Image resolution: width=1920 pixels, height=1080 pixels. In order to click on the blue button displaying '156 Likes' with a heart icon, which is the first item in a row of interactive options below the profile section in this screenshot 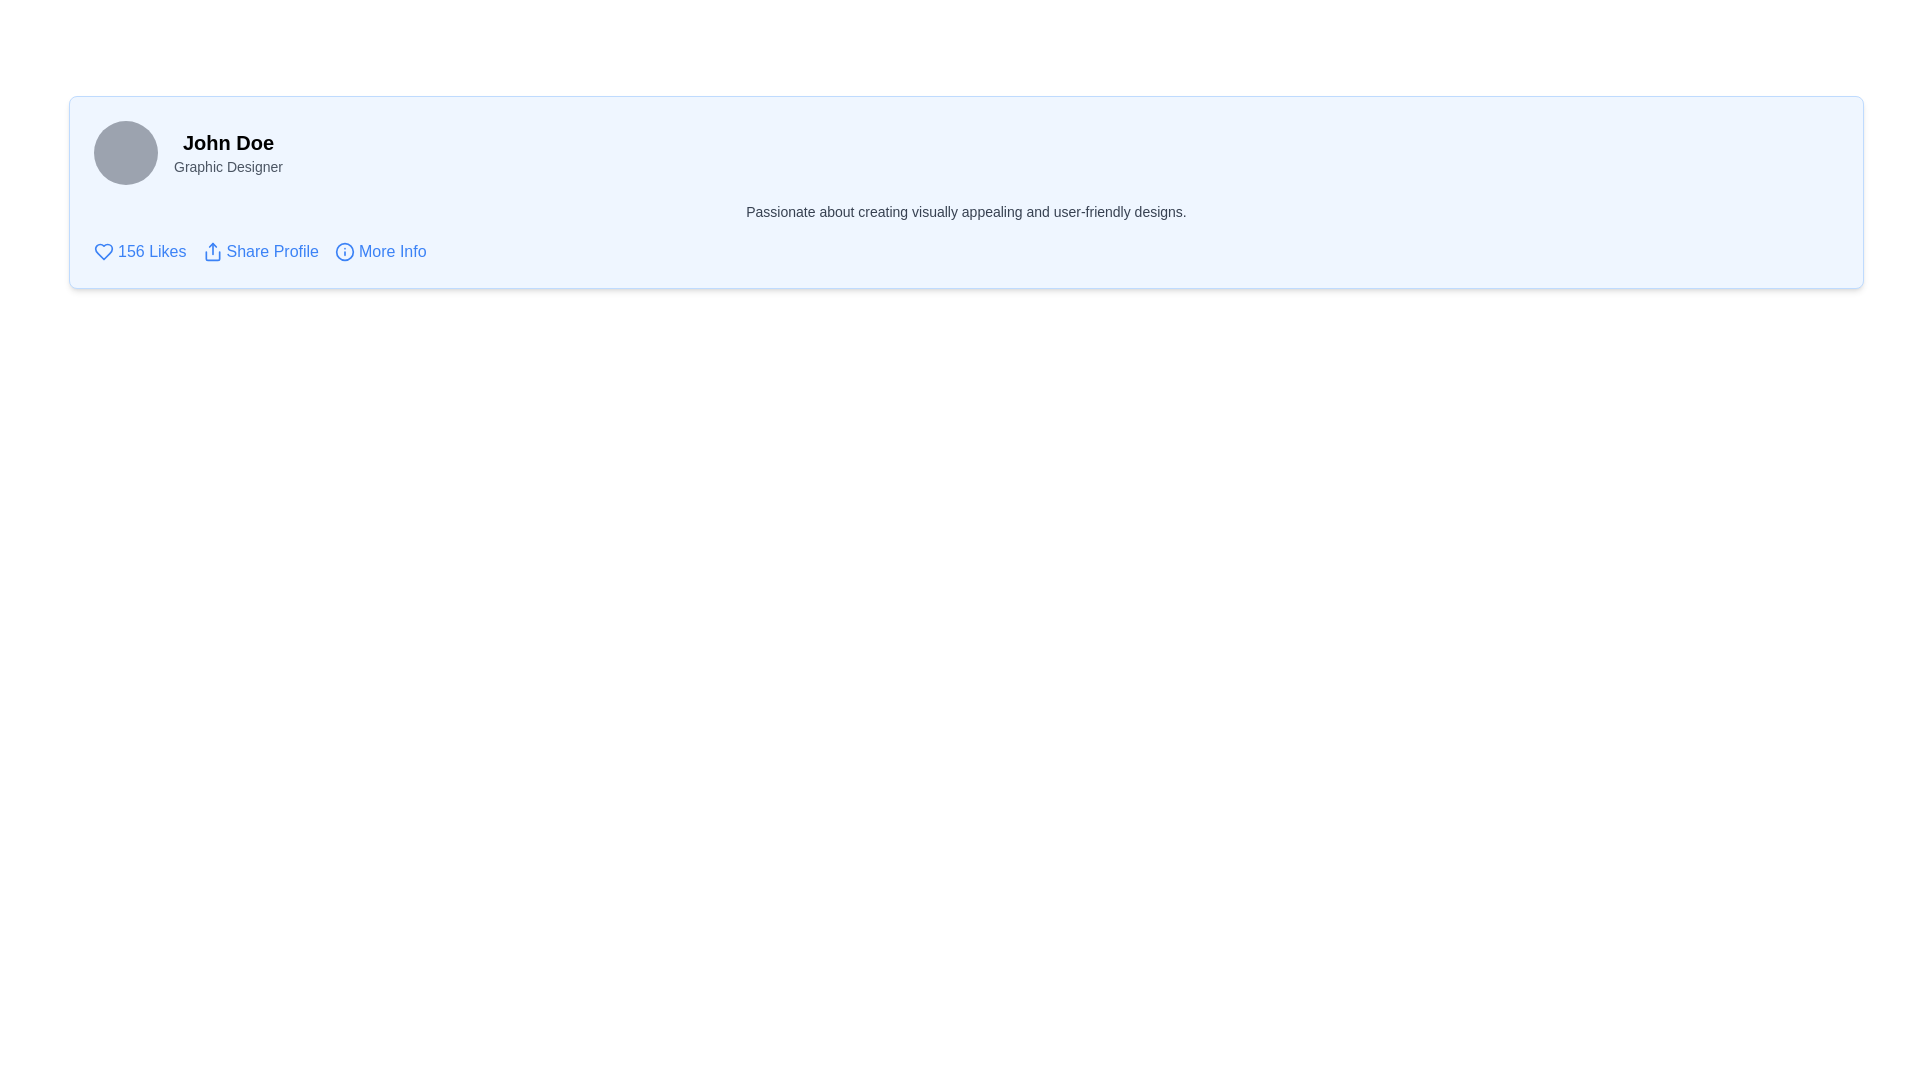, I will do `click(139, 250)`.